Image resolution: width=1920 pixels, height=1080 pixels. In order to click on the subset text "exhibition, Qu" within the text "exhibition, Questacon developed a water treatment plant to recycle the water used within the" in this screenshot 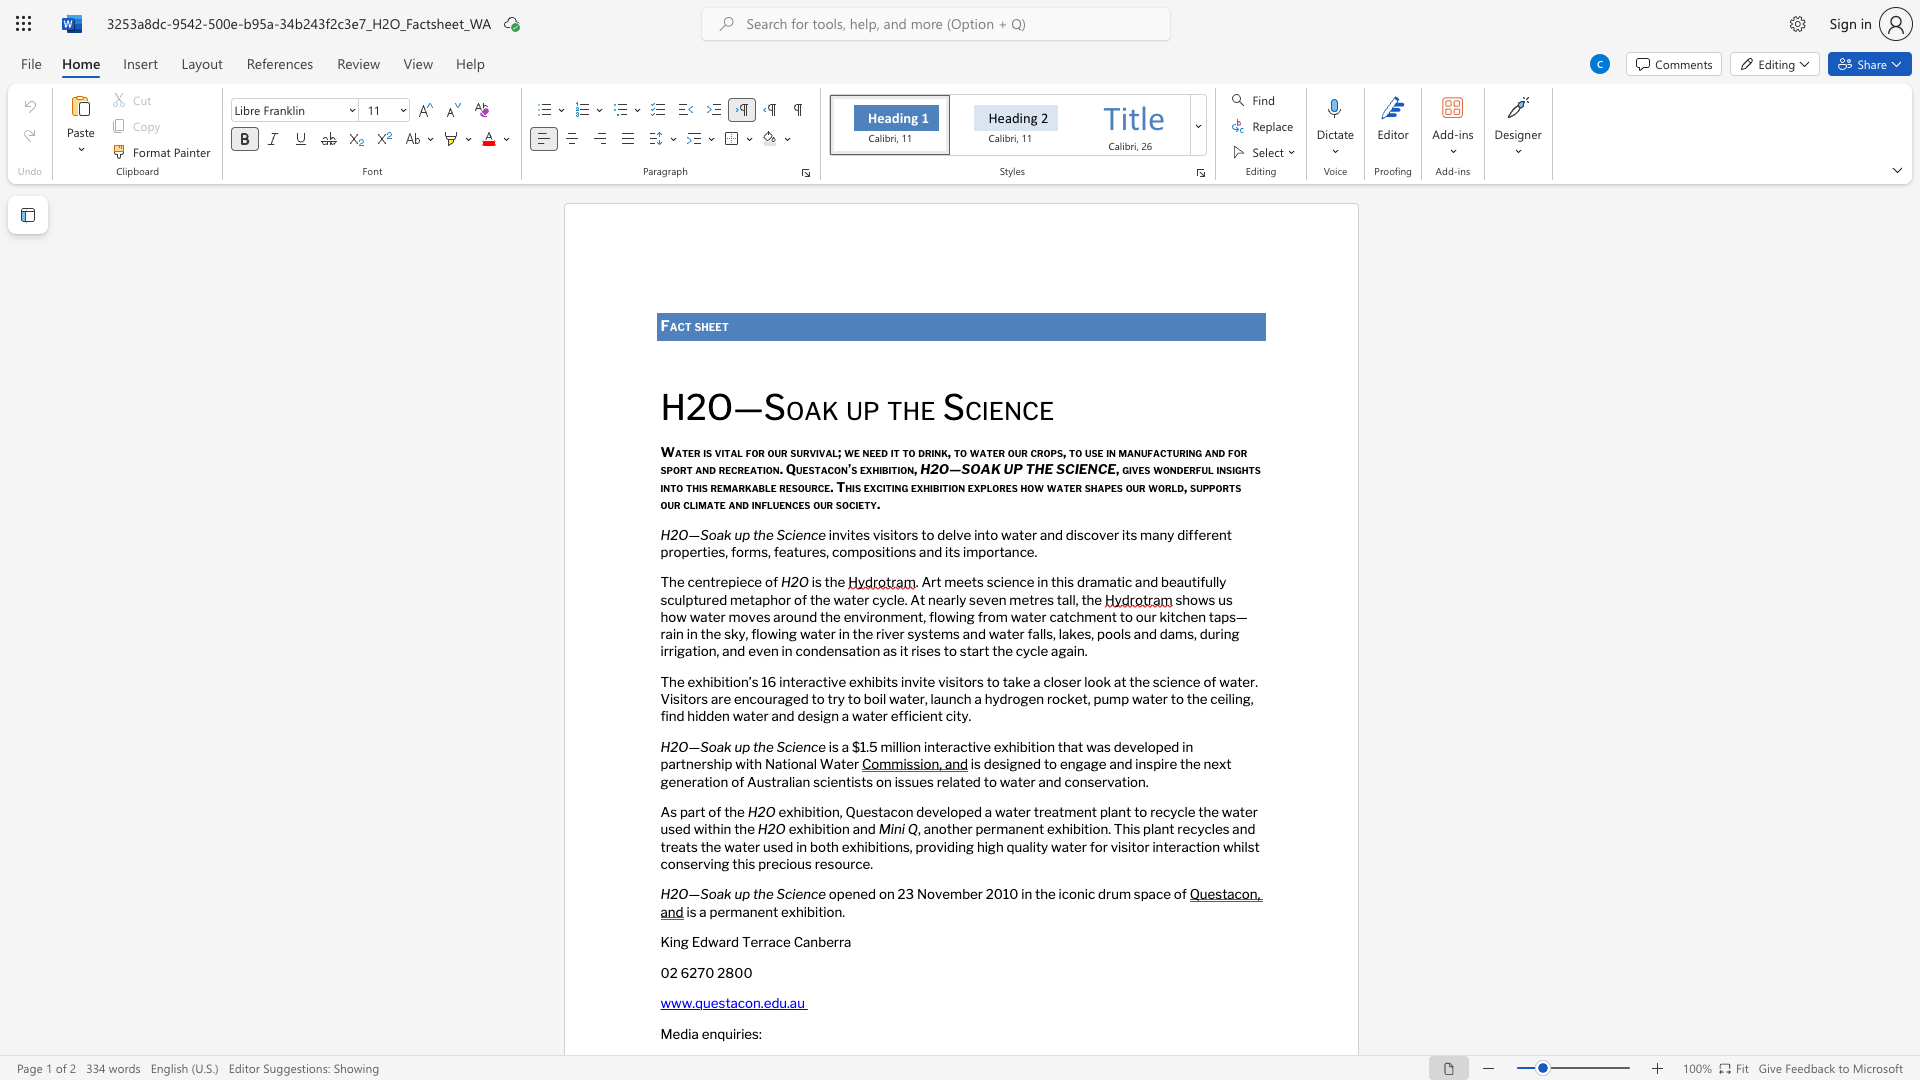, I will do `click(777, 812)`.